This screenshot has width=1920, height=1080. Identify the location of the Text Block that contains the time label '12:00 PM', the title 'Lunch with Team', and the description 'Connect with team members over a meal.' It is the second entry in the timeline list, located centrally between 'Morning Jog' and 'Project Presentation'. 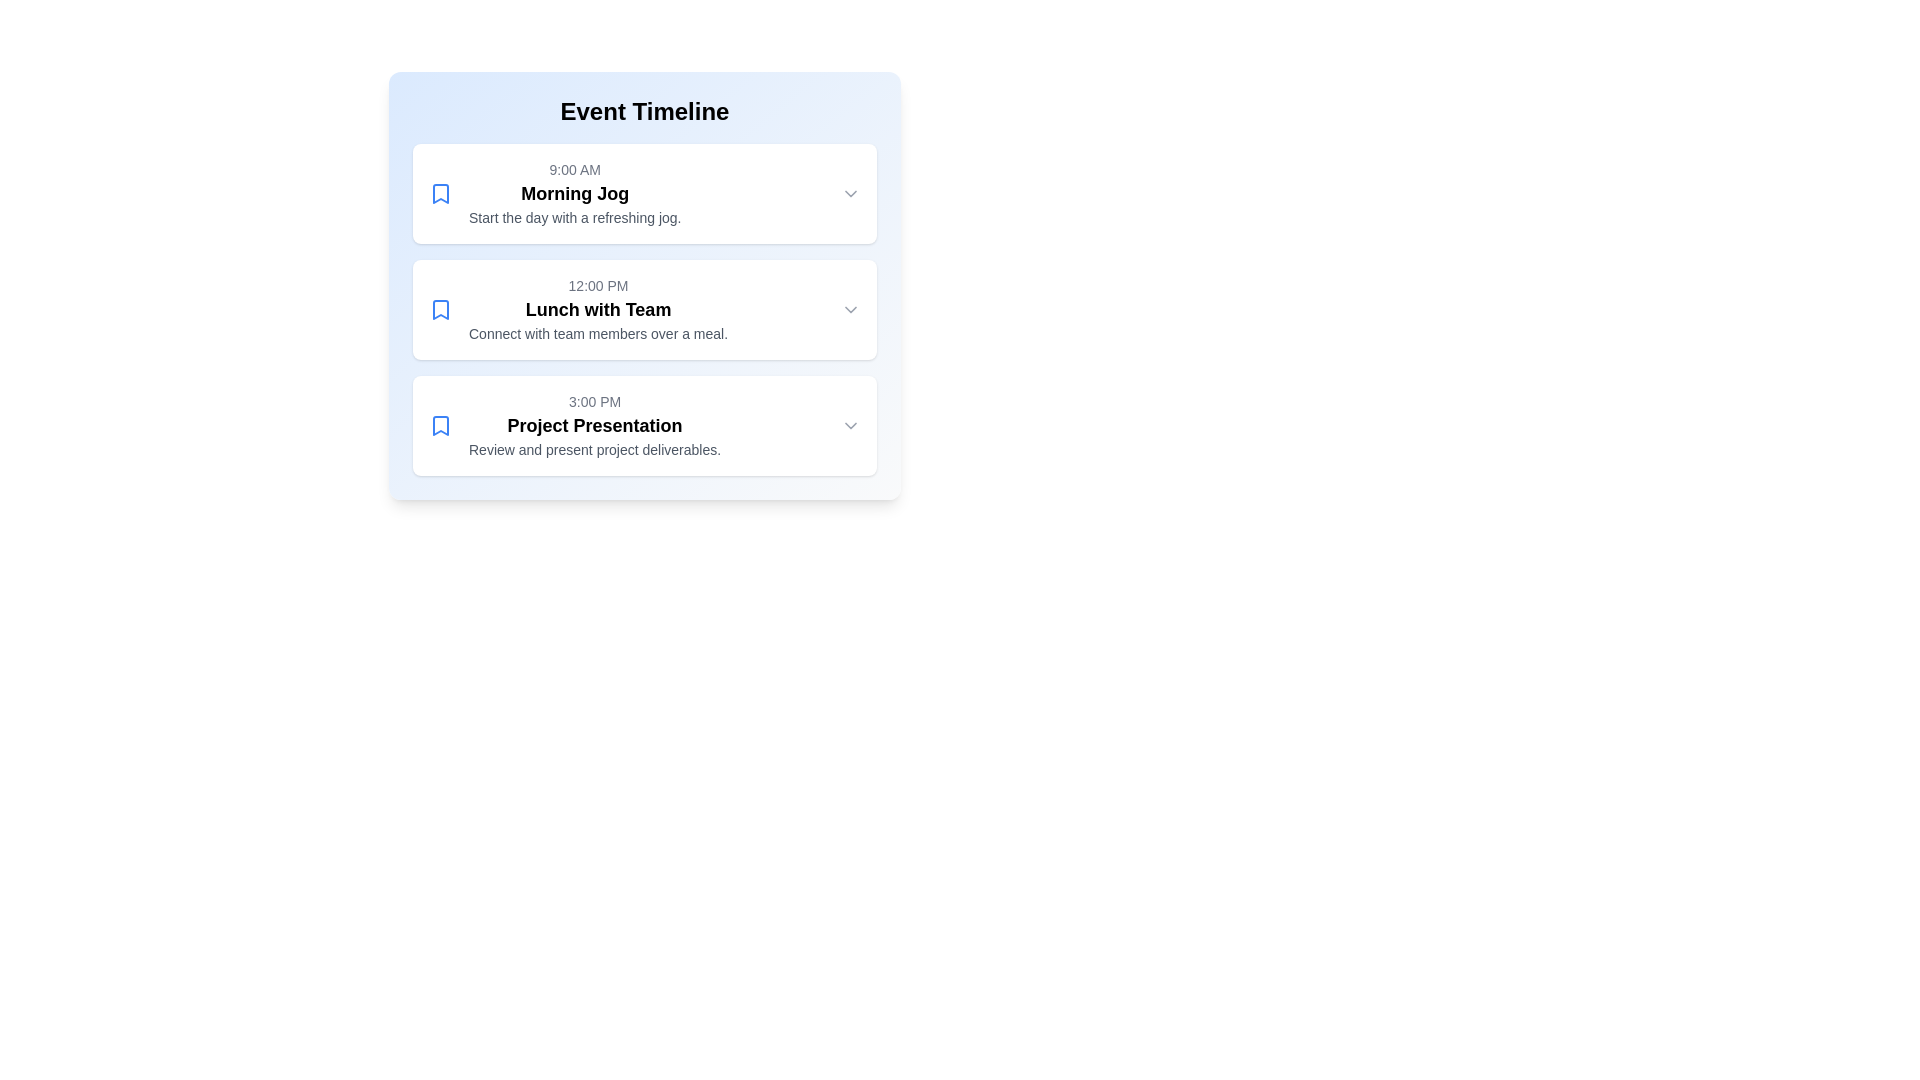
(597, 309).